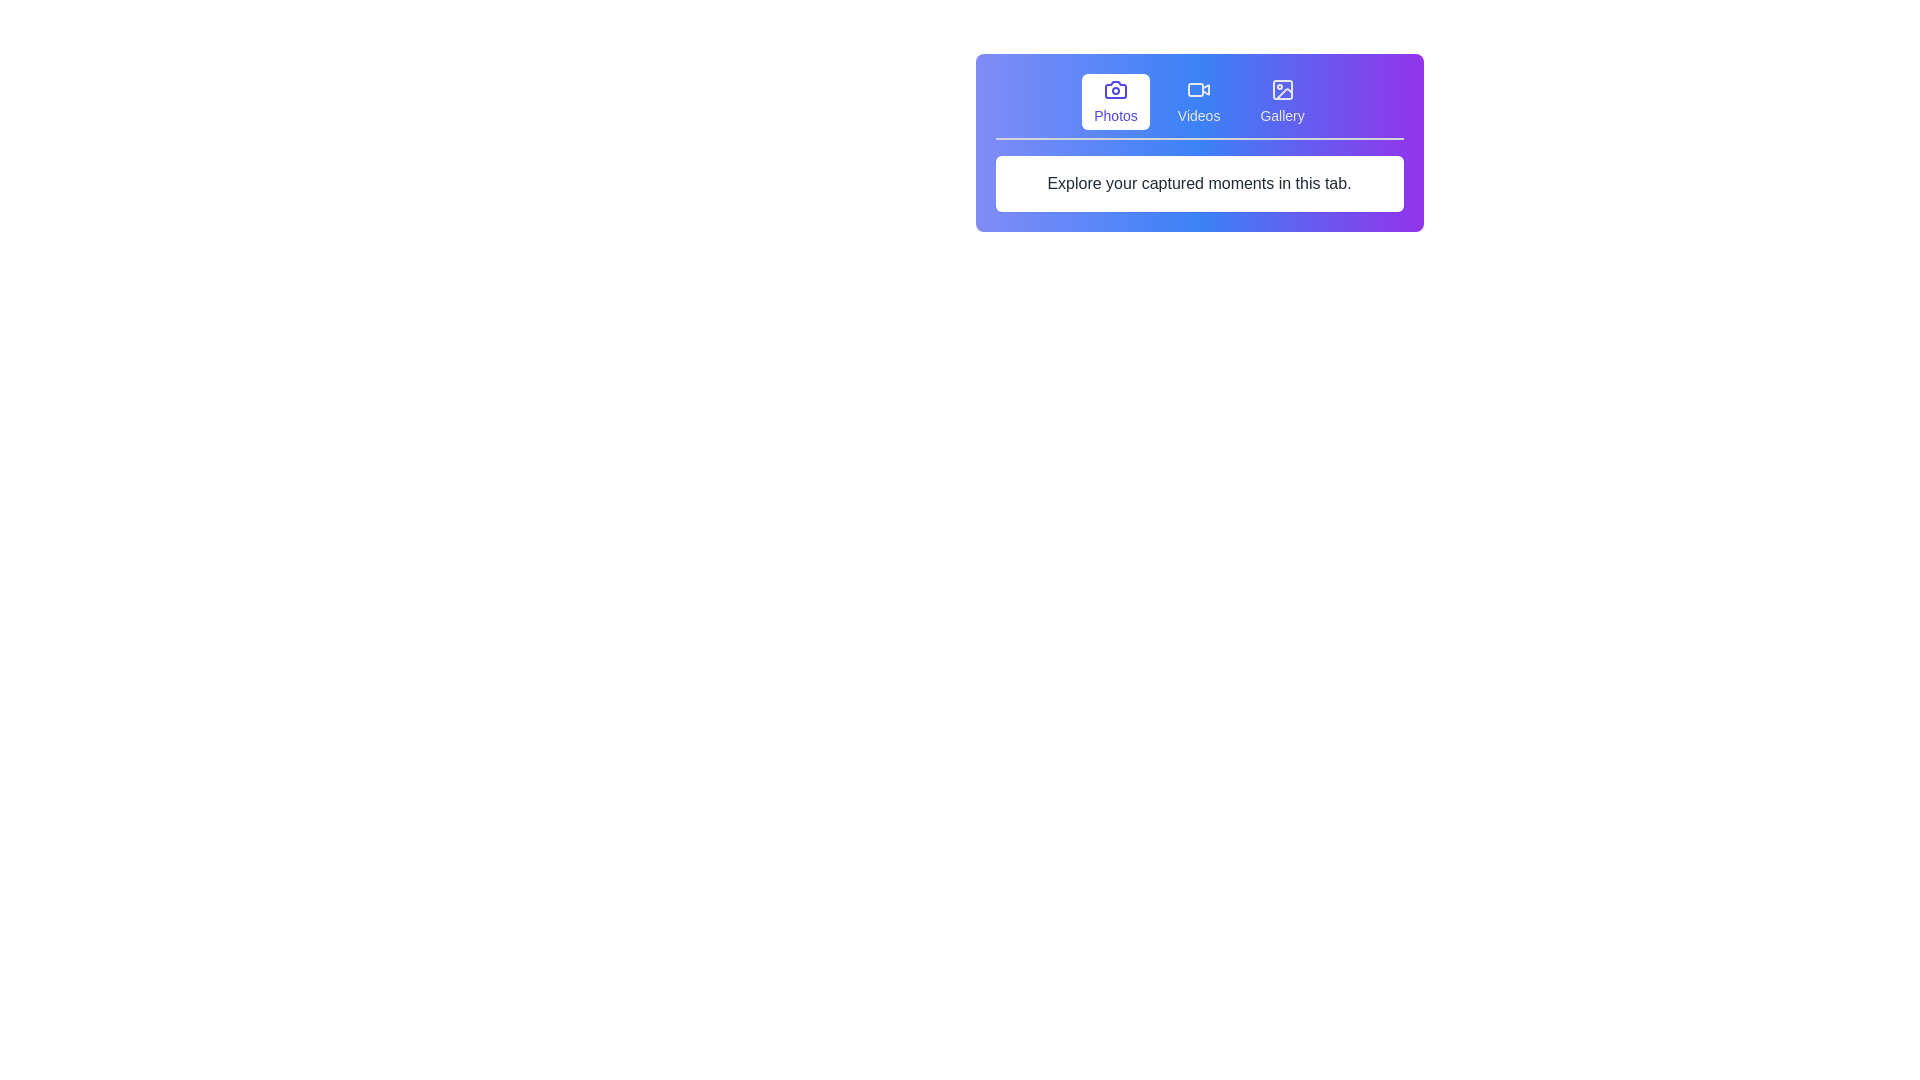 The image size is (1920, 1080). Describe the element at coordinates (1199, 184) in the screenshot. I see `text from the Informational block, which is a rectangular section with a white background and gray text located below the navigation tab area labeled 'Photos,' 'Videos,' and 'Gallery.'` at that location.